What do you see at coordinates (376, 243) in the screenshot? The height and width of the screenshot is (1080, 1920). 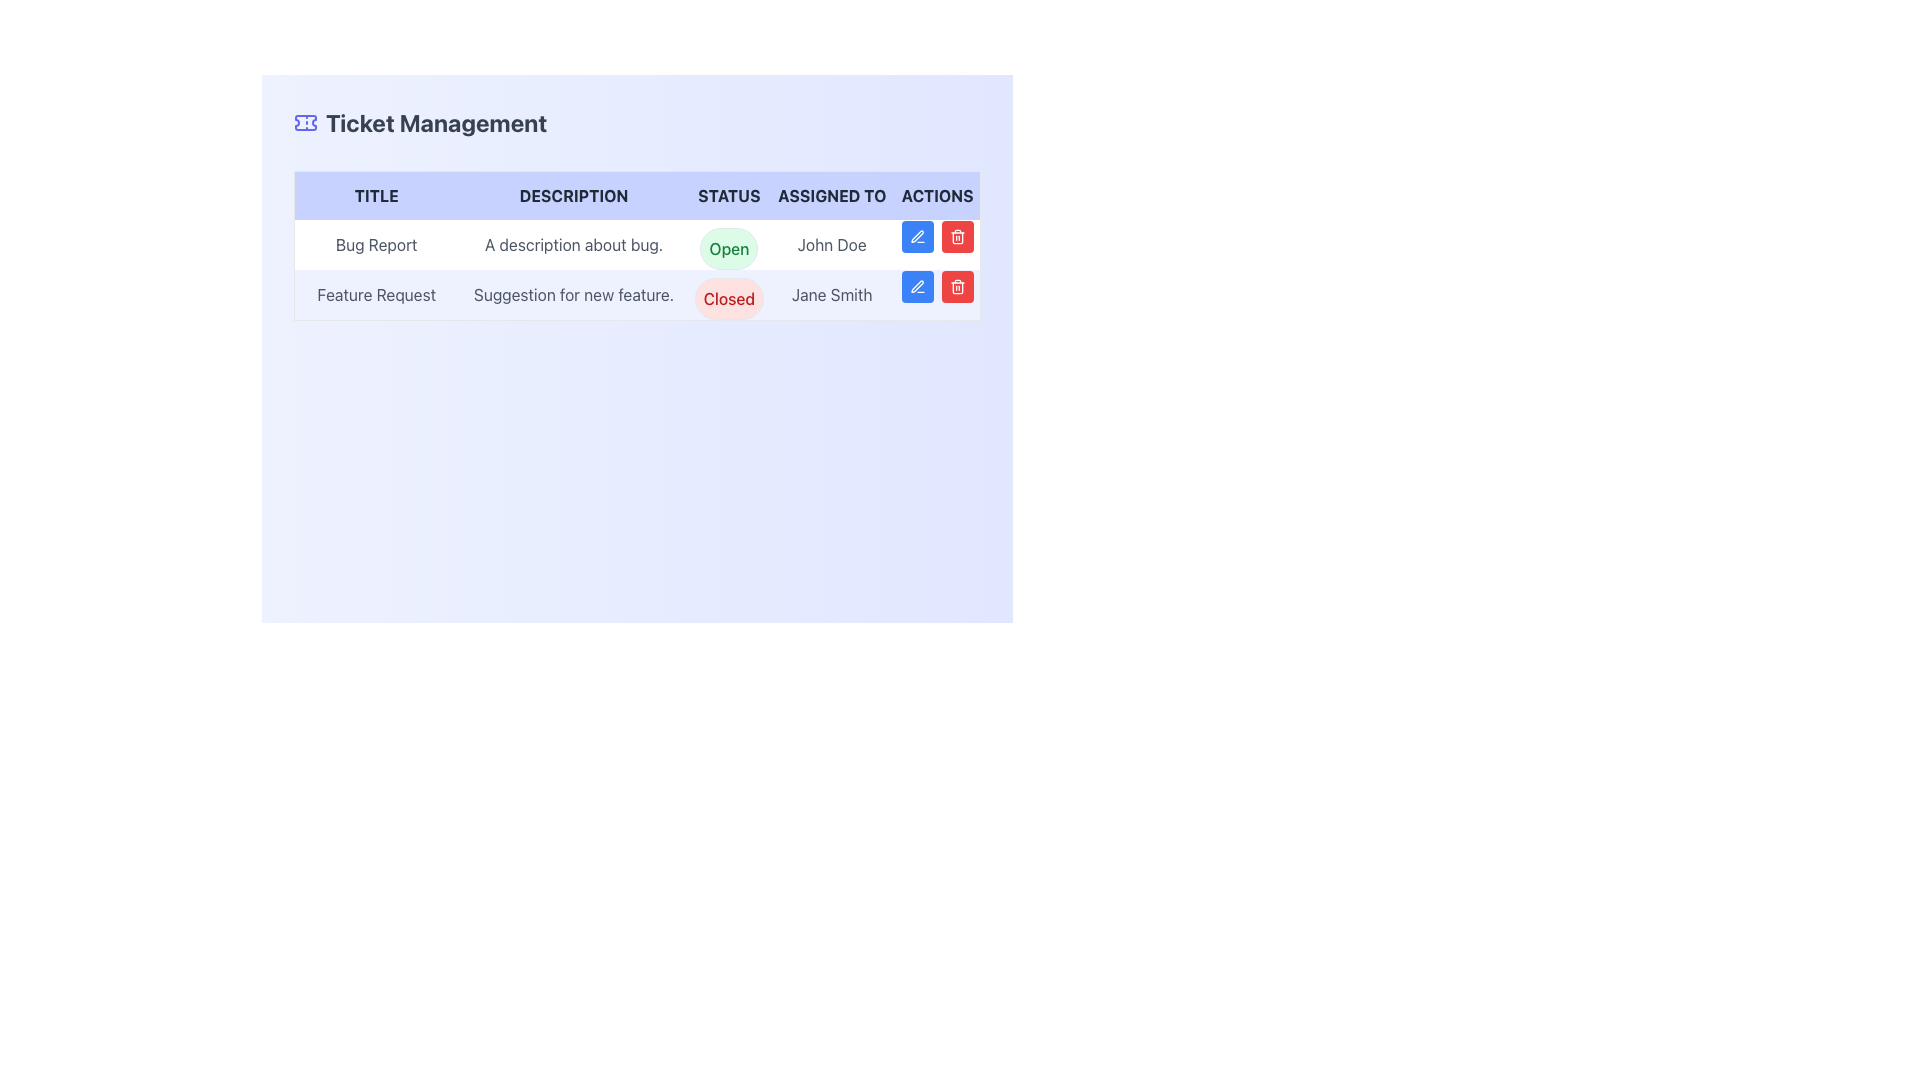 I see `the 'Bug Report' text label located in the first row under the 'TITLE' column of the table layout` at bounding box center [376, 243].